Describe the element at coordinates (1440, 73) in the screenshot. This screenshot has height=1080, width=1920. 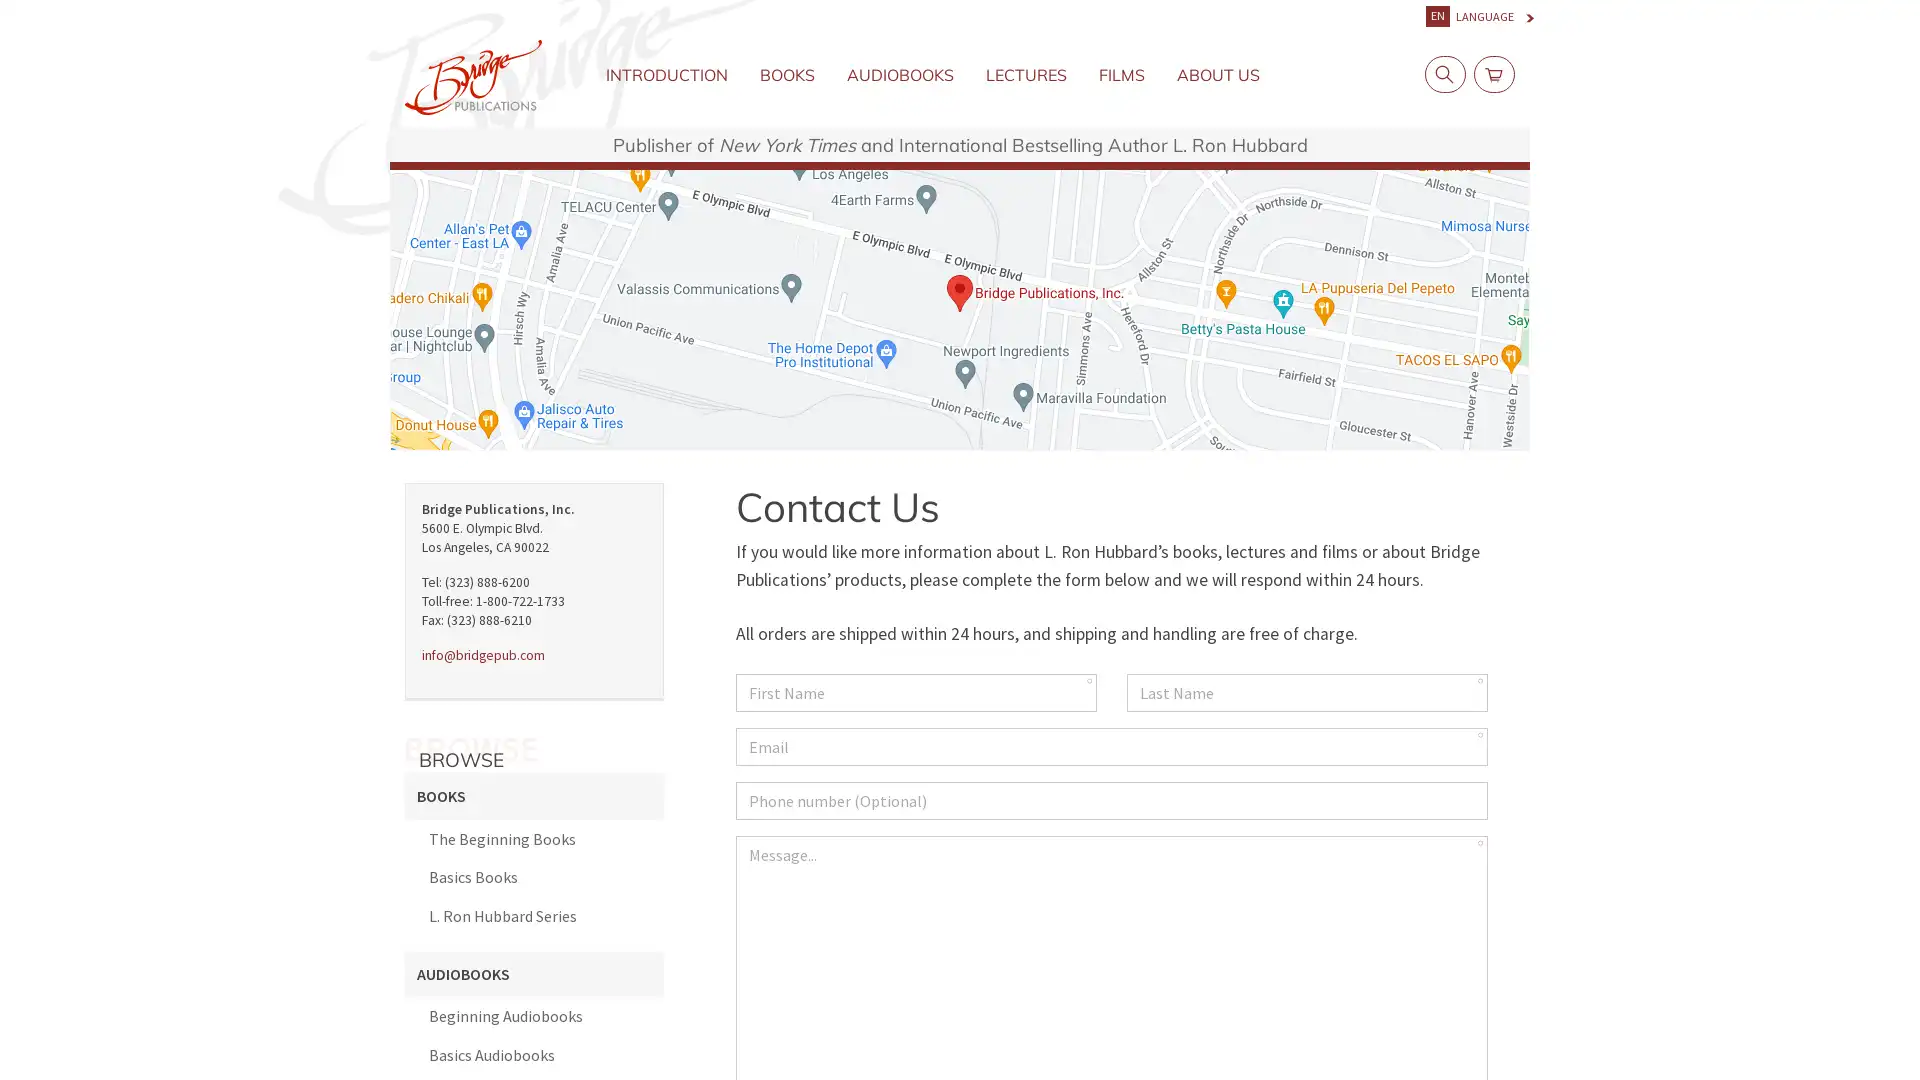
I see `Search W` at that location.